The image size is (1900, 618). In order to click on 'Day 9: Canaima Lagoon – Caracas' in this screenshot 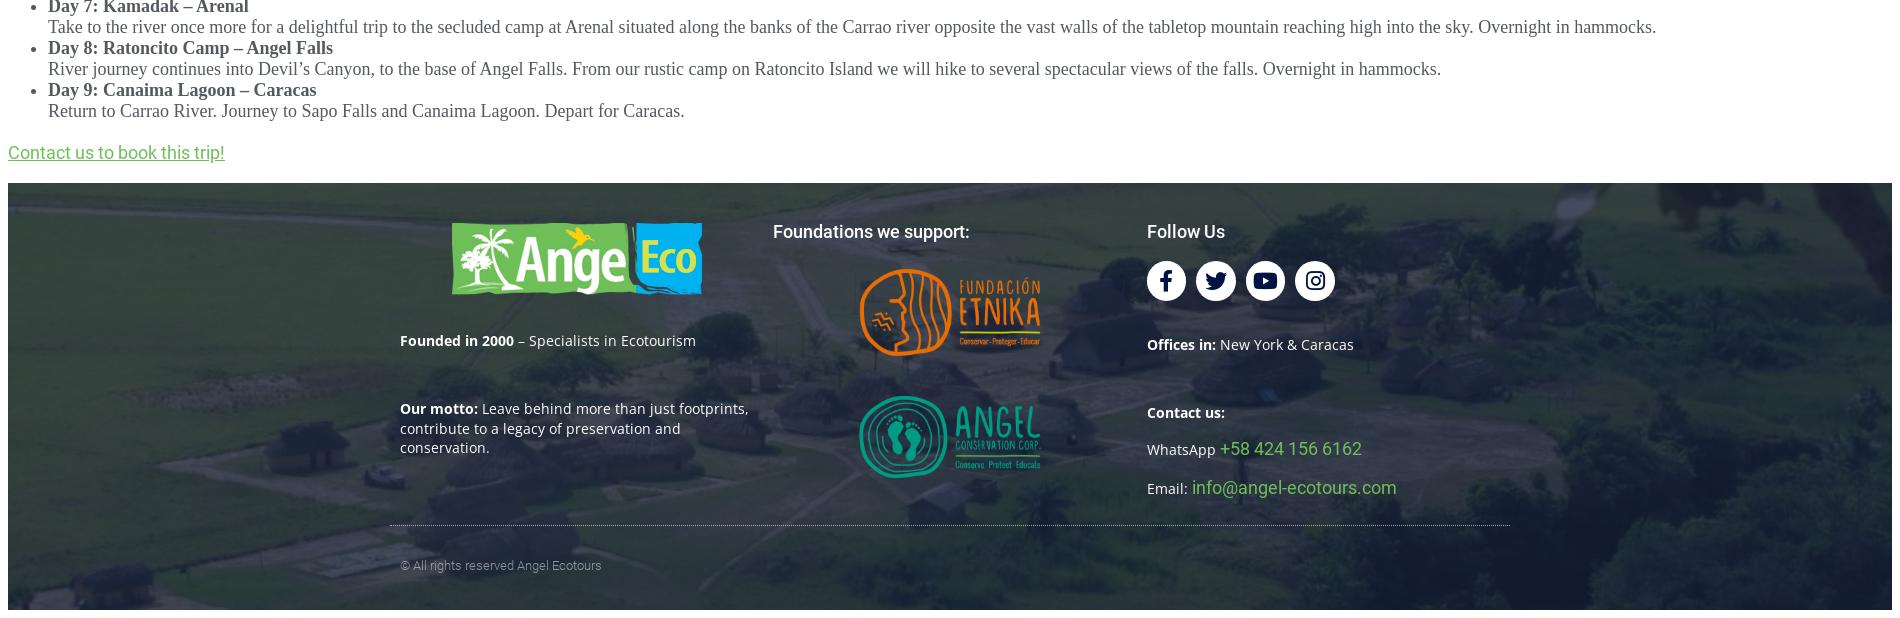, I will do `click(48, 88)`.